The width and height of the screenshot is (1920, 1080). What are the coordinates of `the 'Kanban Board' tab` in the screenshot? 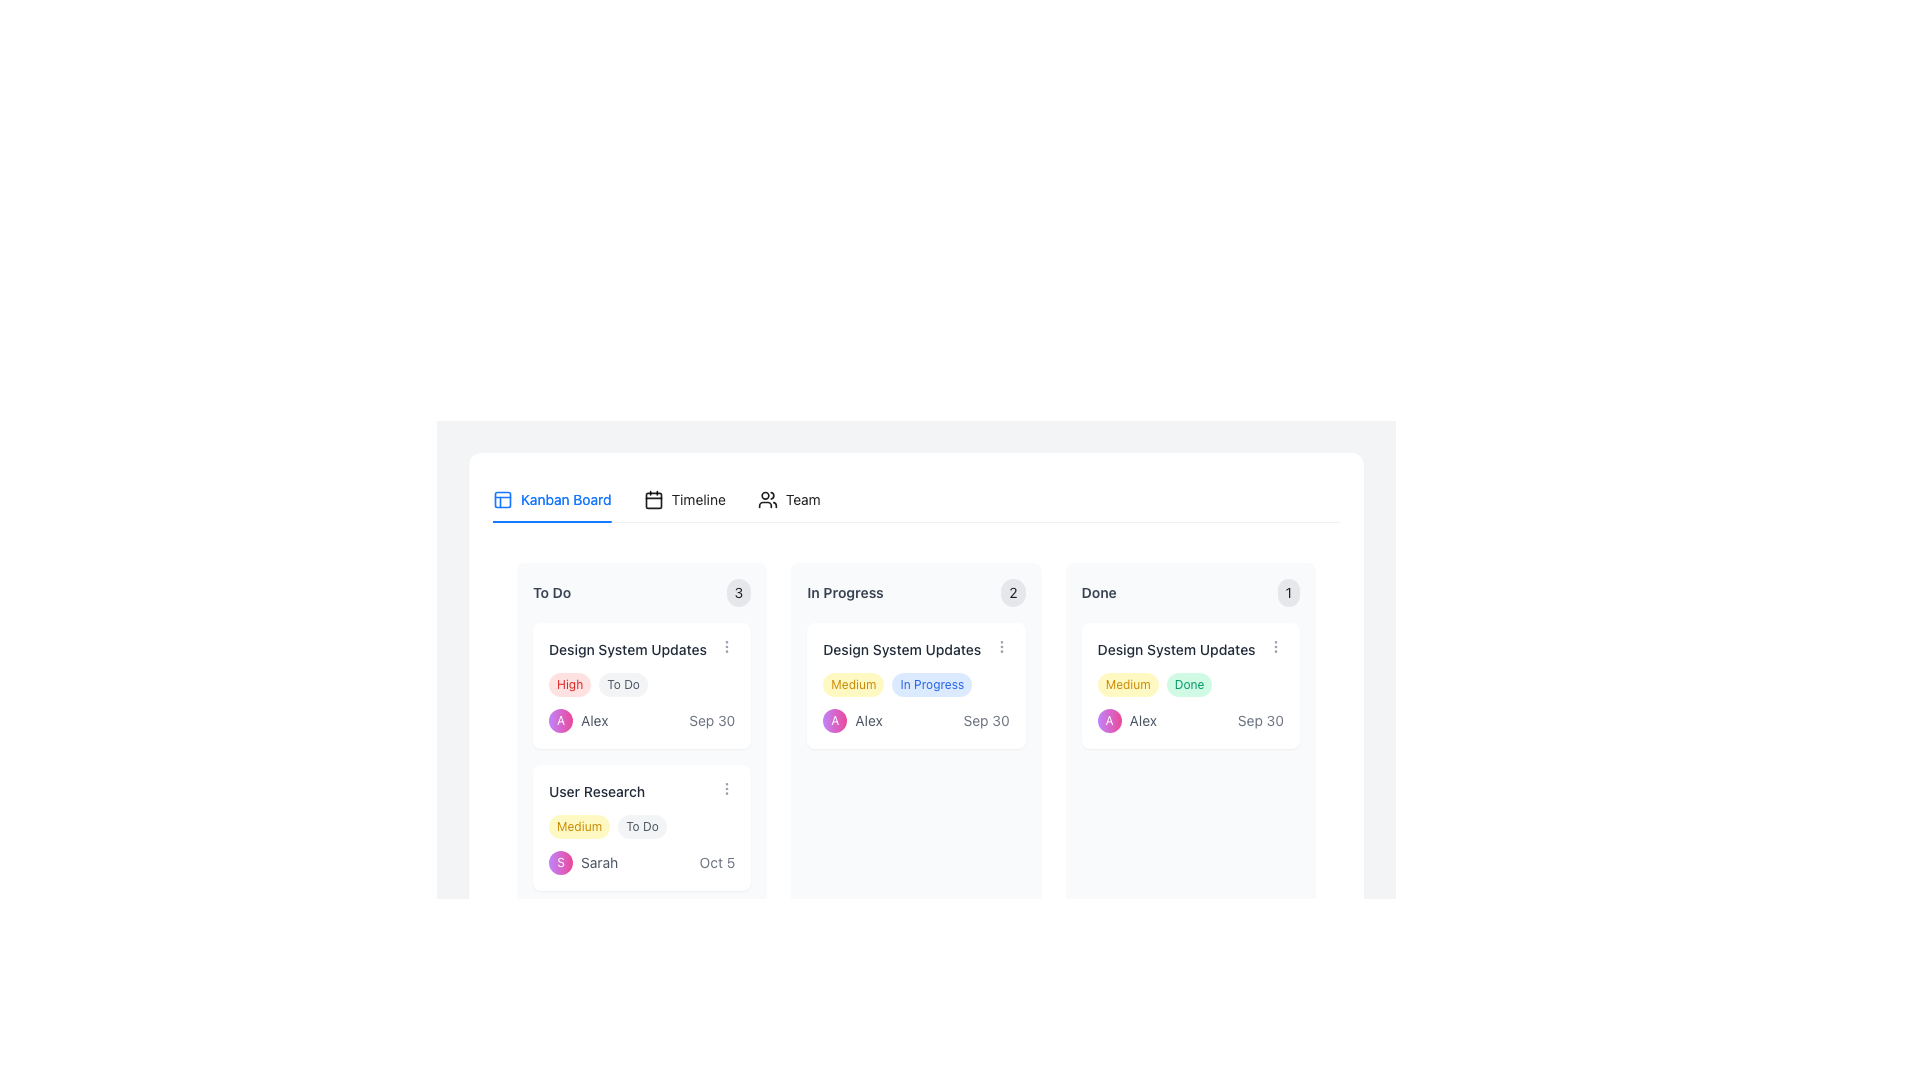 It's located at (552, 499).